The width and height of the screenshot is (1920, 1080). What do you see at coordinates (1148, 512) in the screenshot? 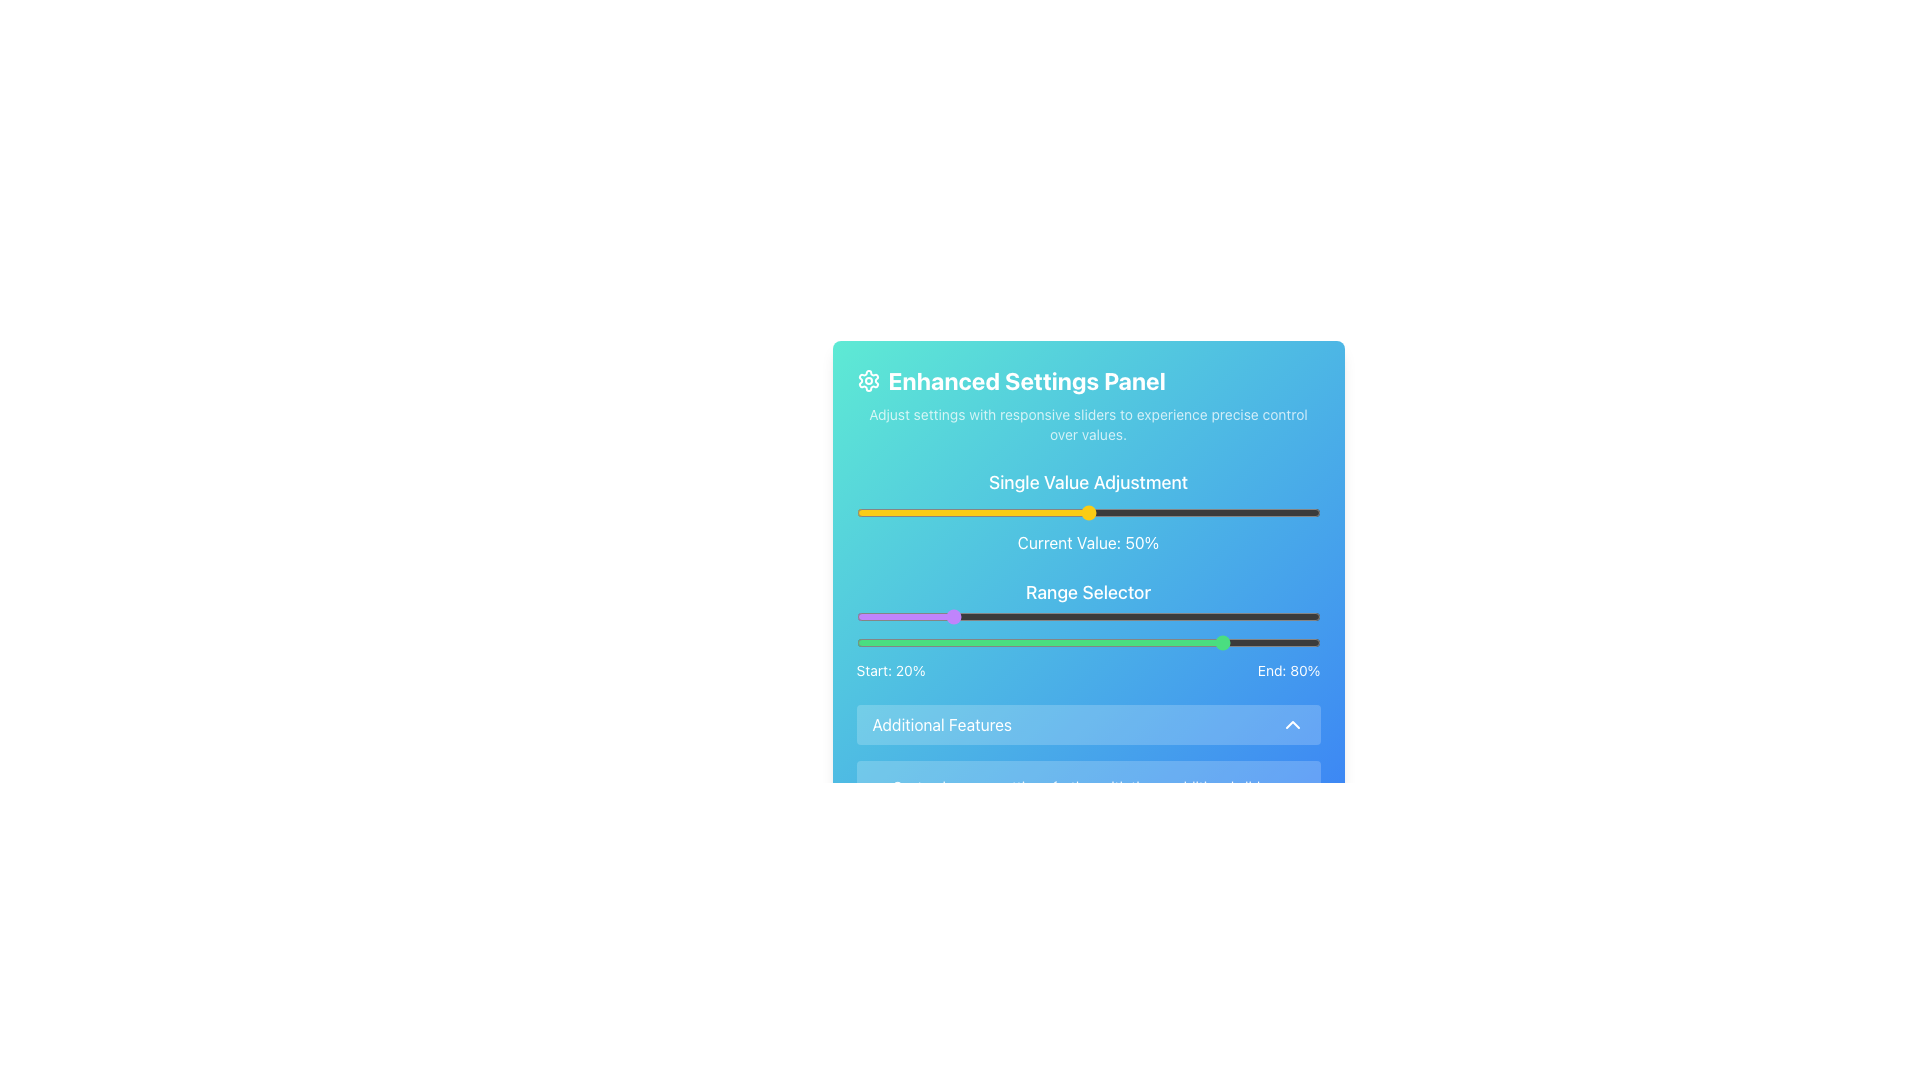
I see `the slider value` at bounding box center [1148, 512].